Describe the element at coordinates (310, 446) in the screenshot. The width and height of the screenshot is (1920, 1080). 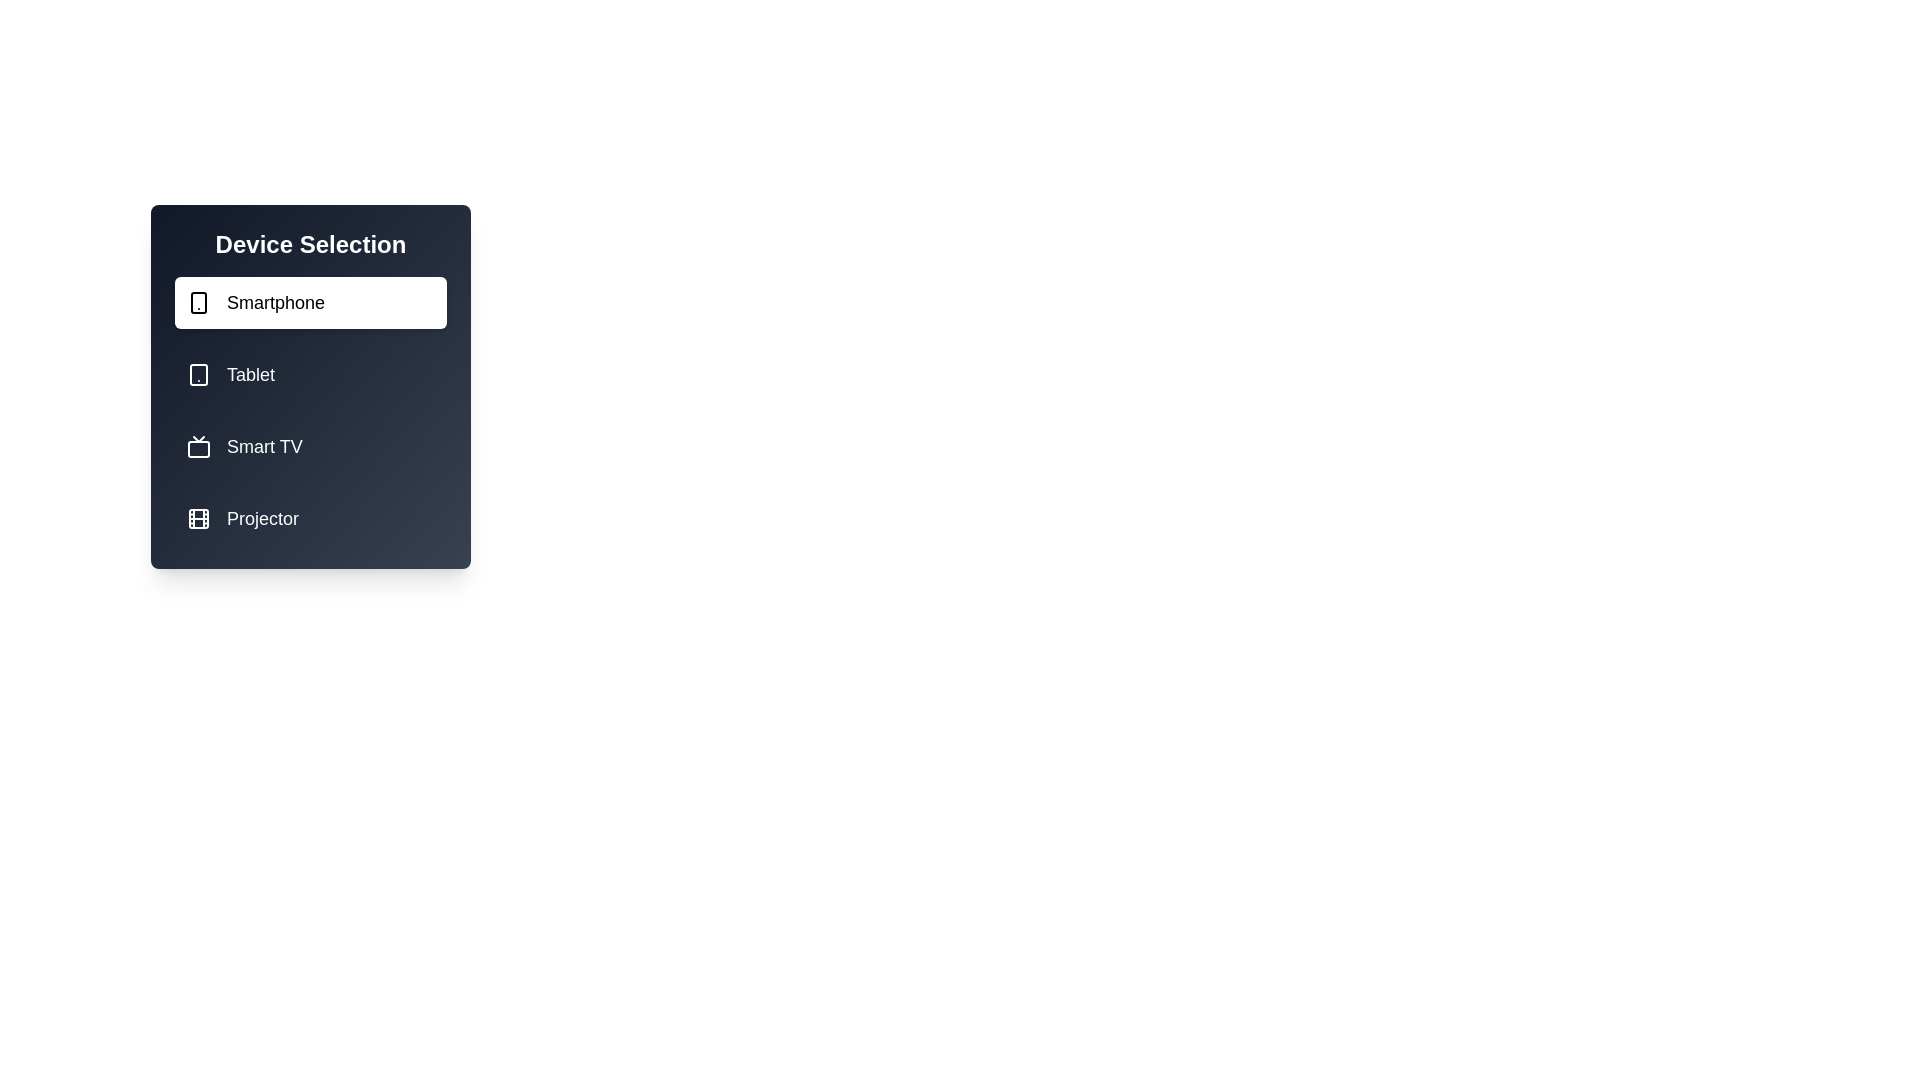
I see `the device corresponding to Smart TV by clicking on its icon or label` at that location.